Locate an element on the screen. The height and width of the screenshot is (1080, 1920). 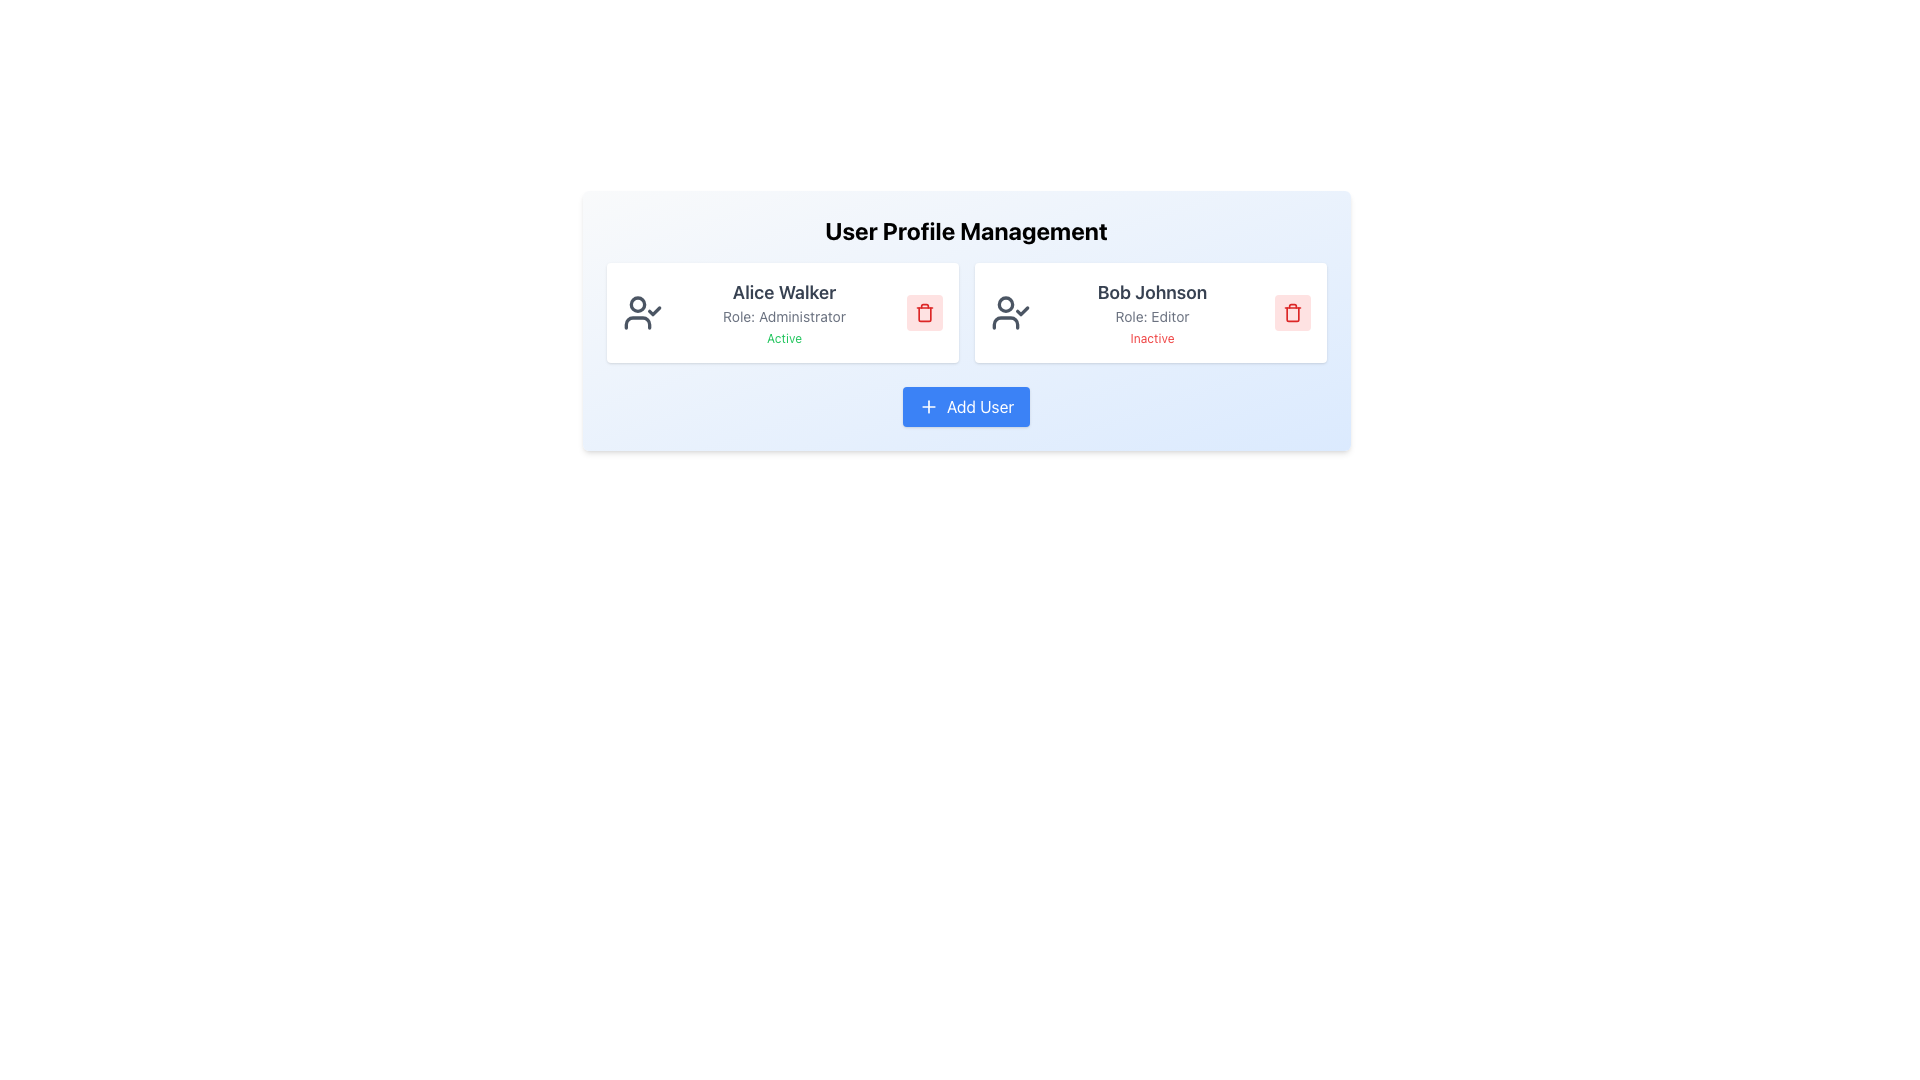
the distinctive red trash bin icon located in the top-right corner of the user profile card to initiate the deletion of the item is located at coordinates (1292, 312).